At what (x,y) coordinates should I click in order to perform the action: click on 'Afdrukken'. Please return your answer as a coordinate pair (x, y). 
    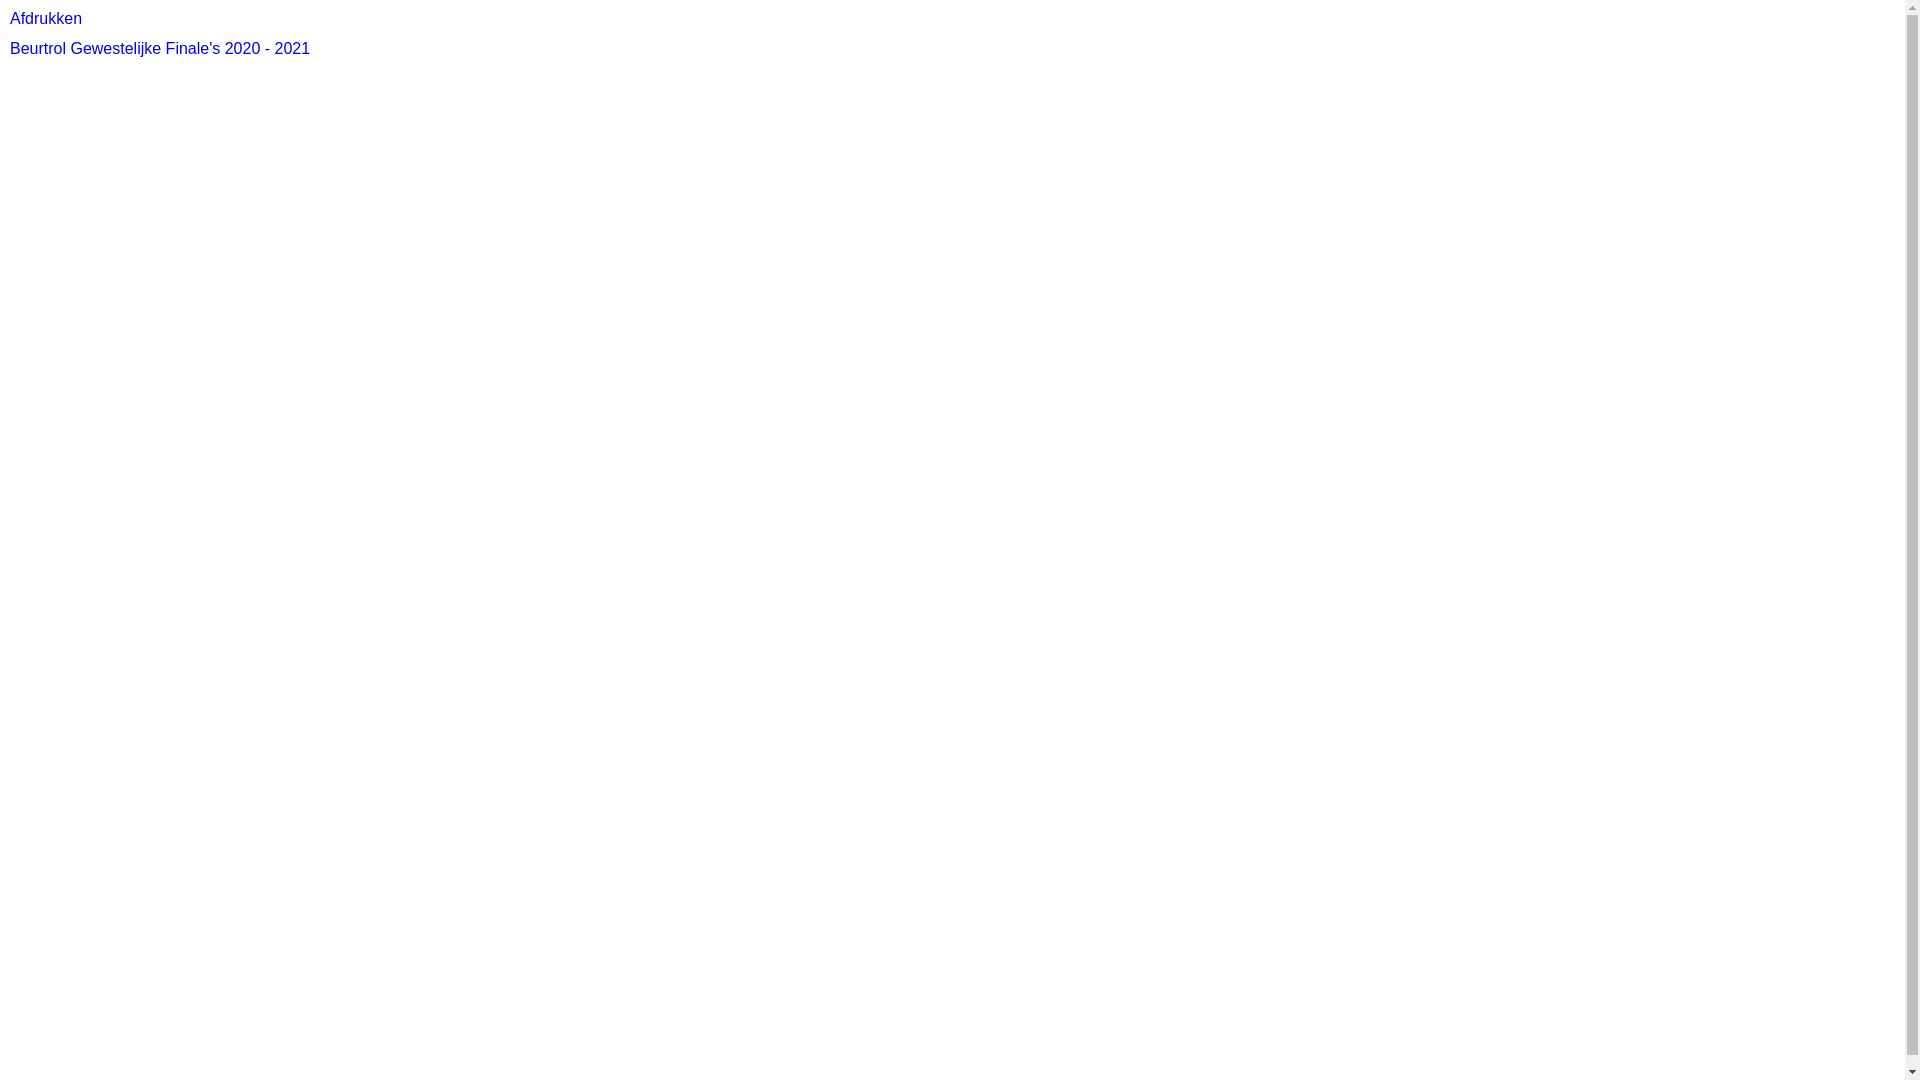
    Looking at the image, I should click on (46, 18).